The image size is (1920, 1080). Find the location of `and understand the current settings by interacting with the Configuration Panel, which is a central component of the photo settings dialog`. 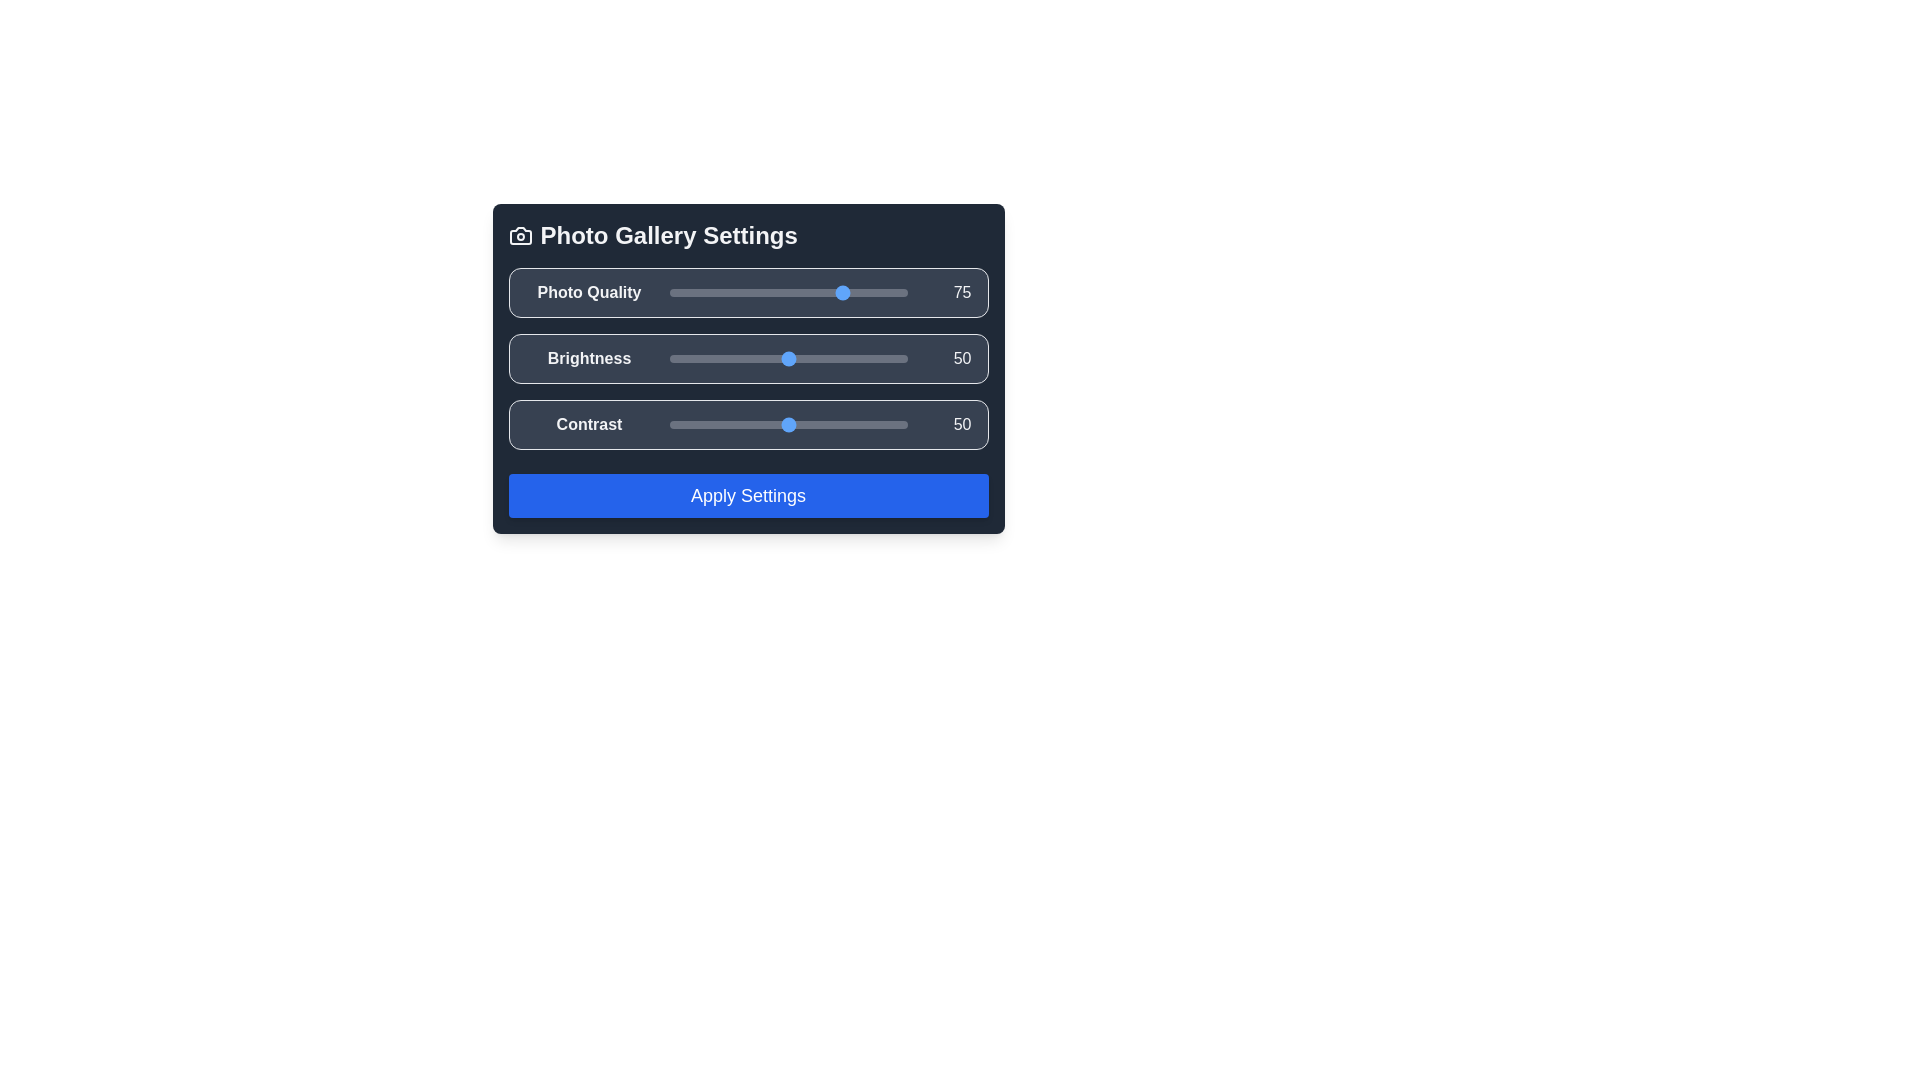

and understand the current settings by interacting with the Configuration Panel, which is a central component of the photo settings dialog is located at coordinates (747, 369).